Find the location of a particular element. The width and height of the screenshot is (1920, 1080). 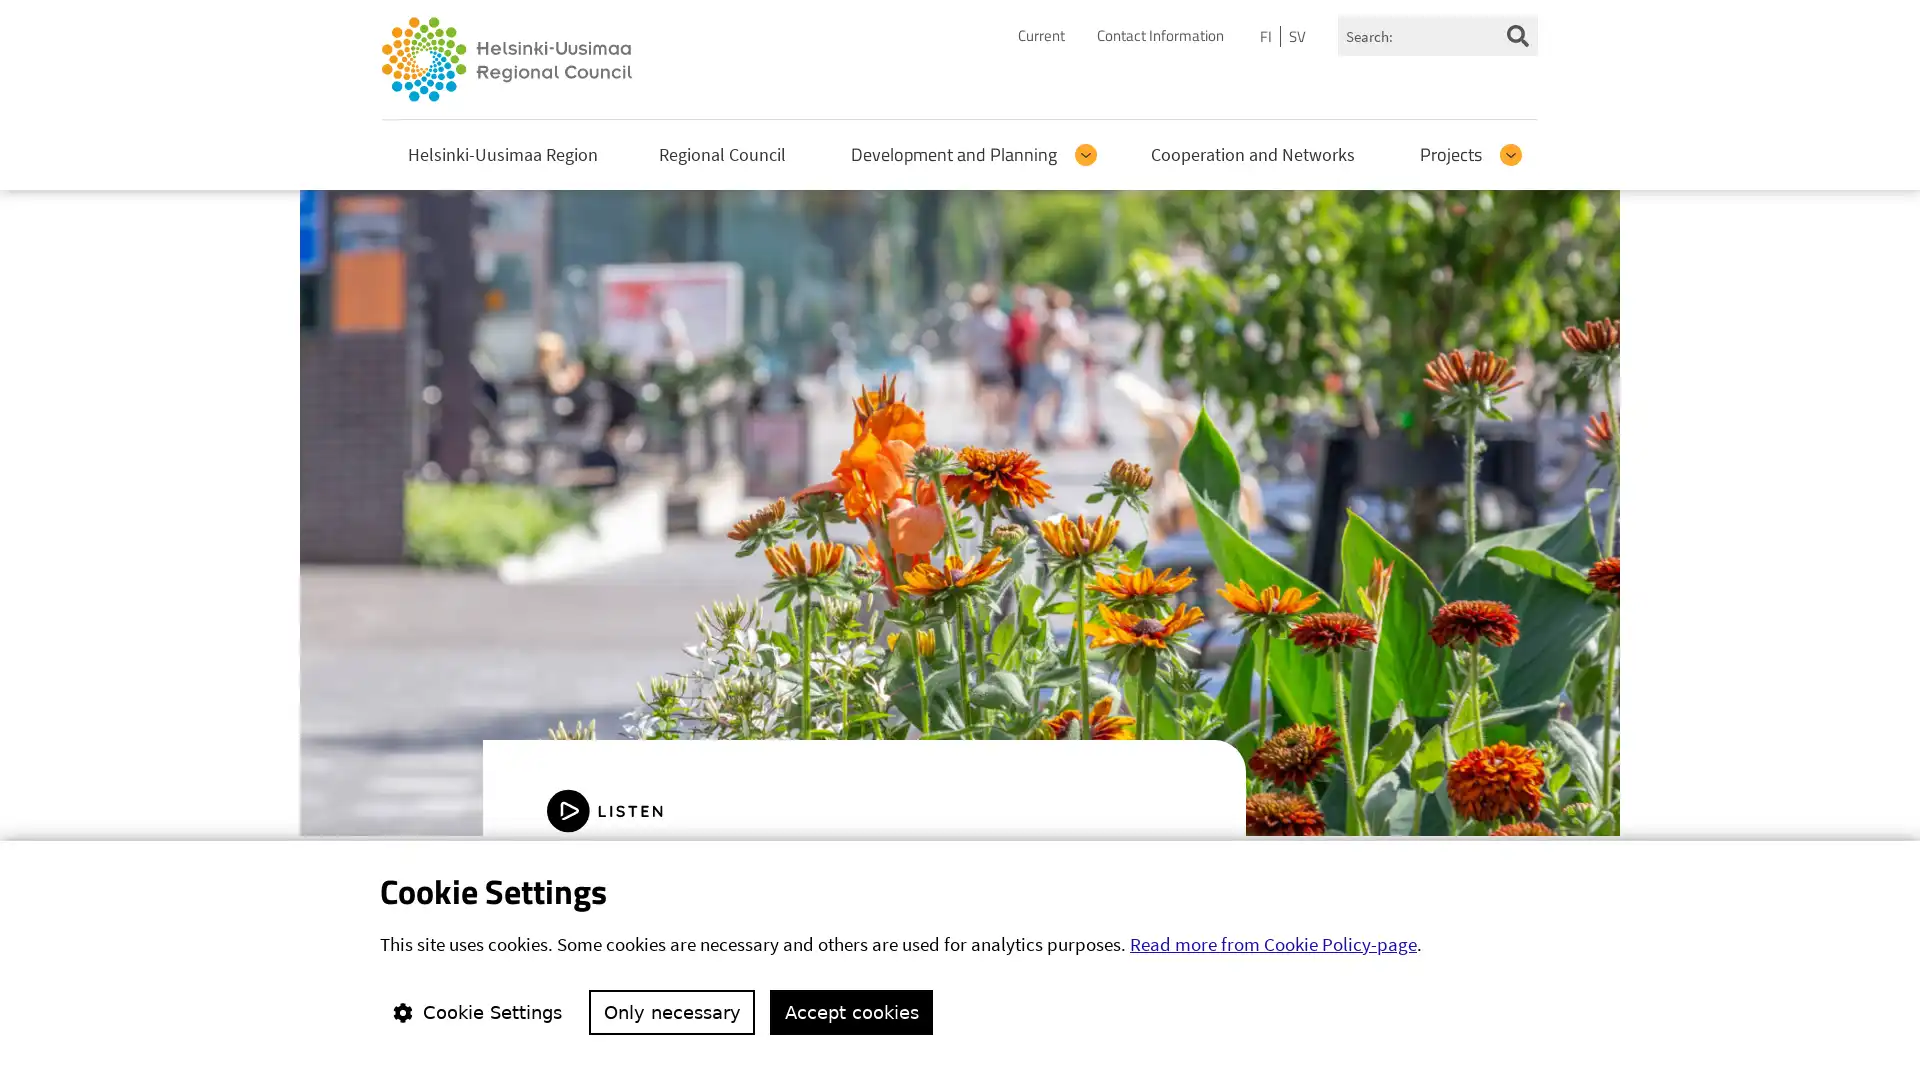

Cookie Settings is located at coordinates (475, 1012).